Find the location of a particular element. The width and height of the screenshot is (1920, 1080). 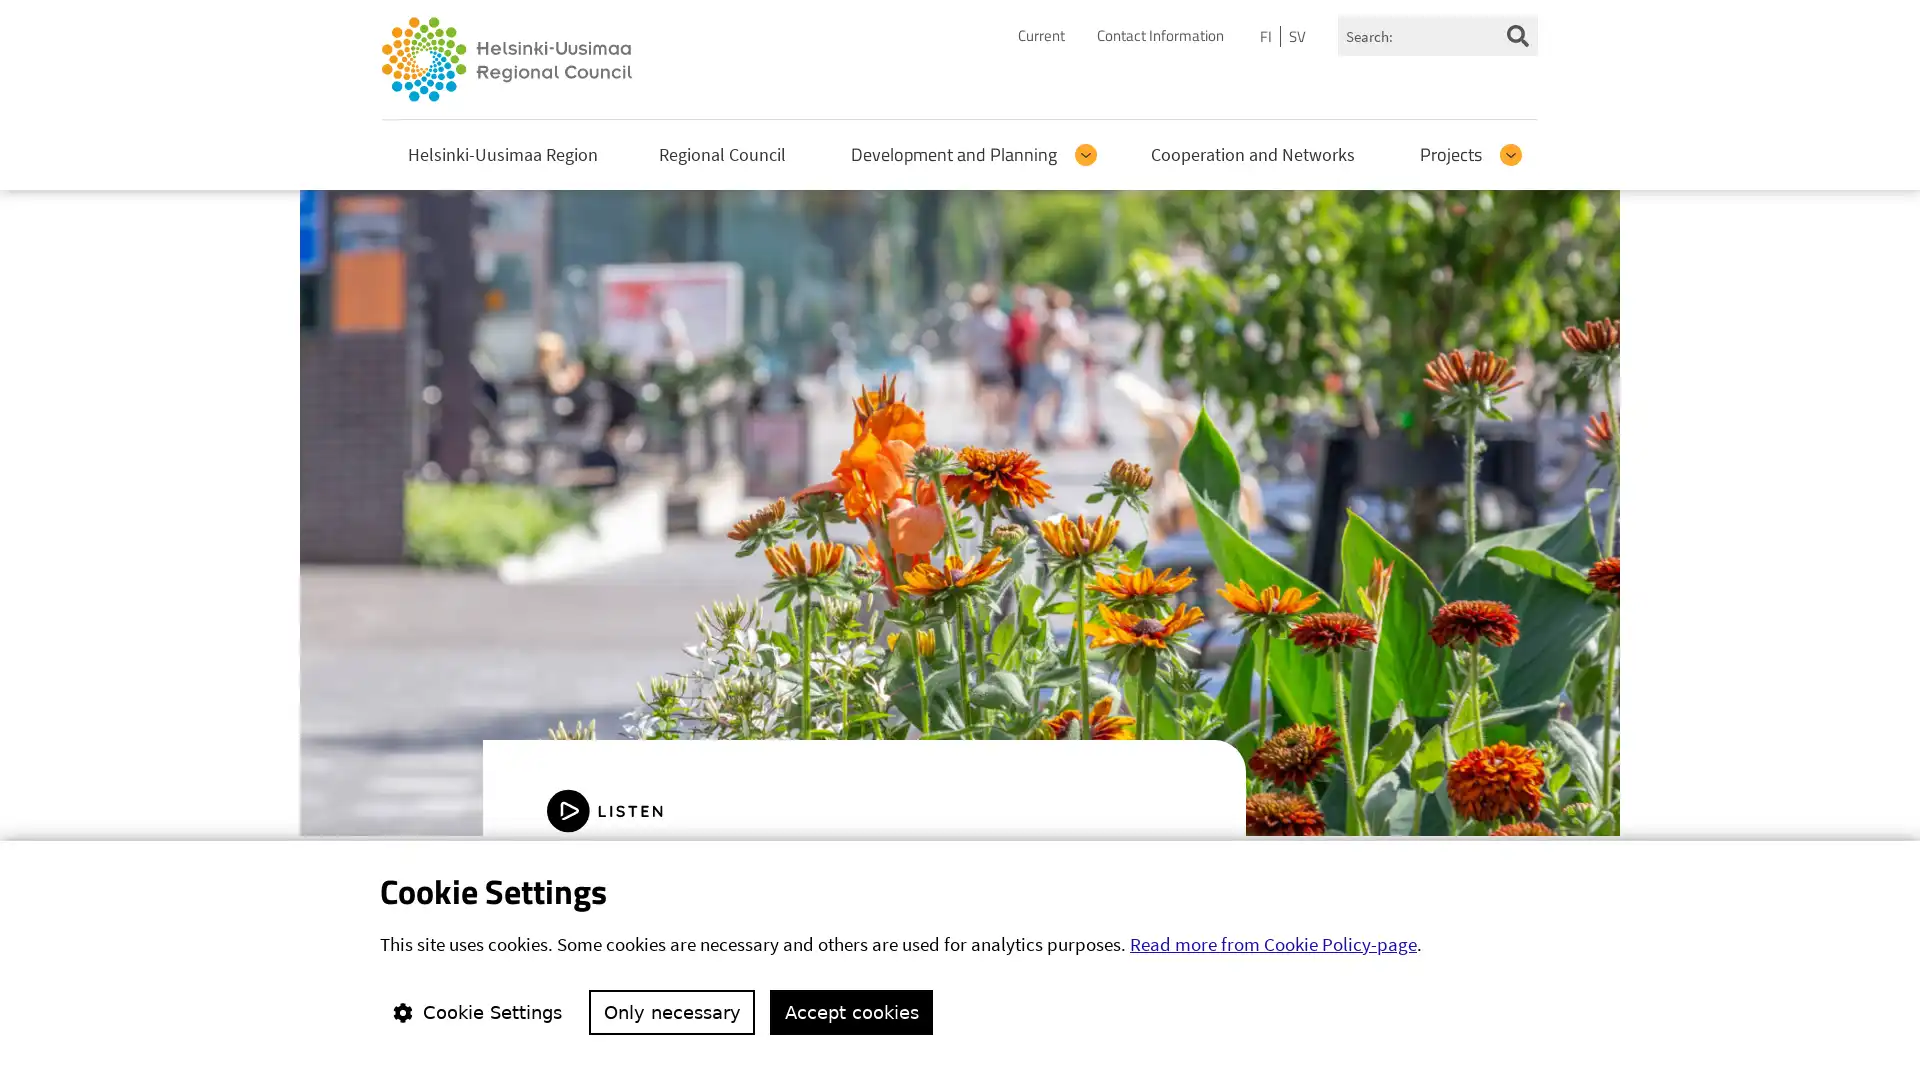

Cookie Settings is located at coordinates (475, 1012).